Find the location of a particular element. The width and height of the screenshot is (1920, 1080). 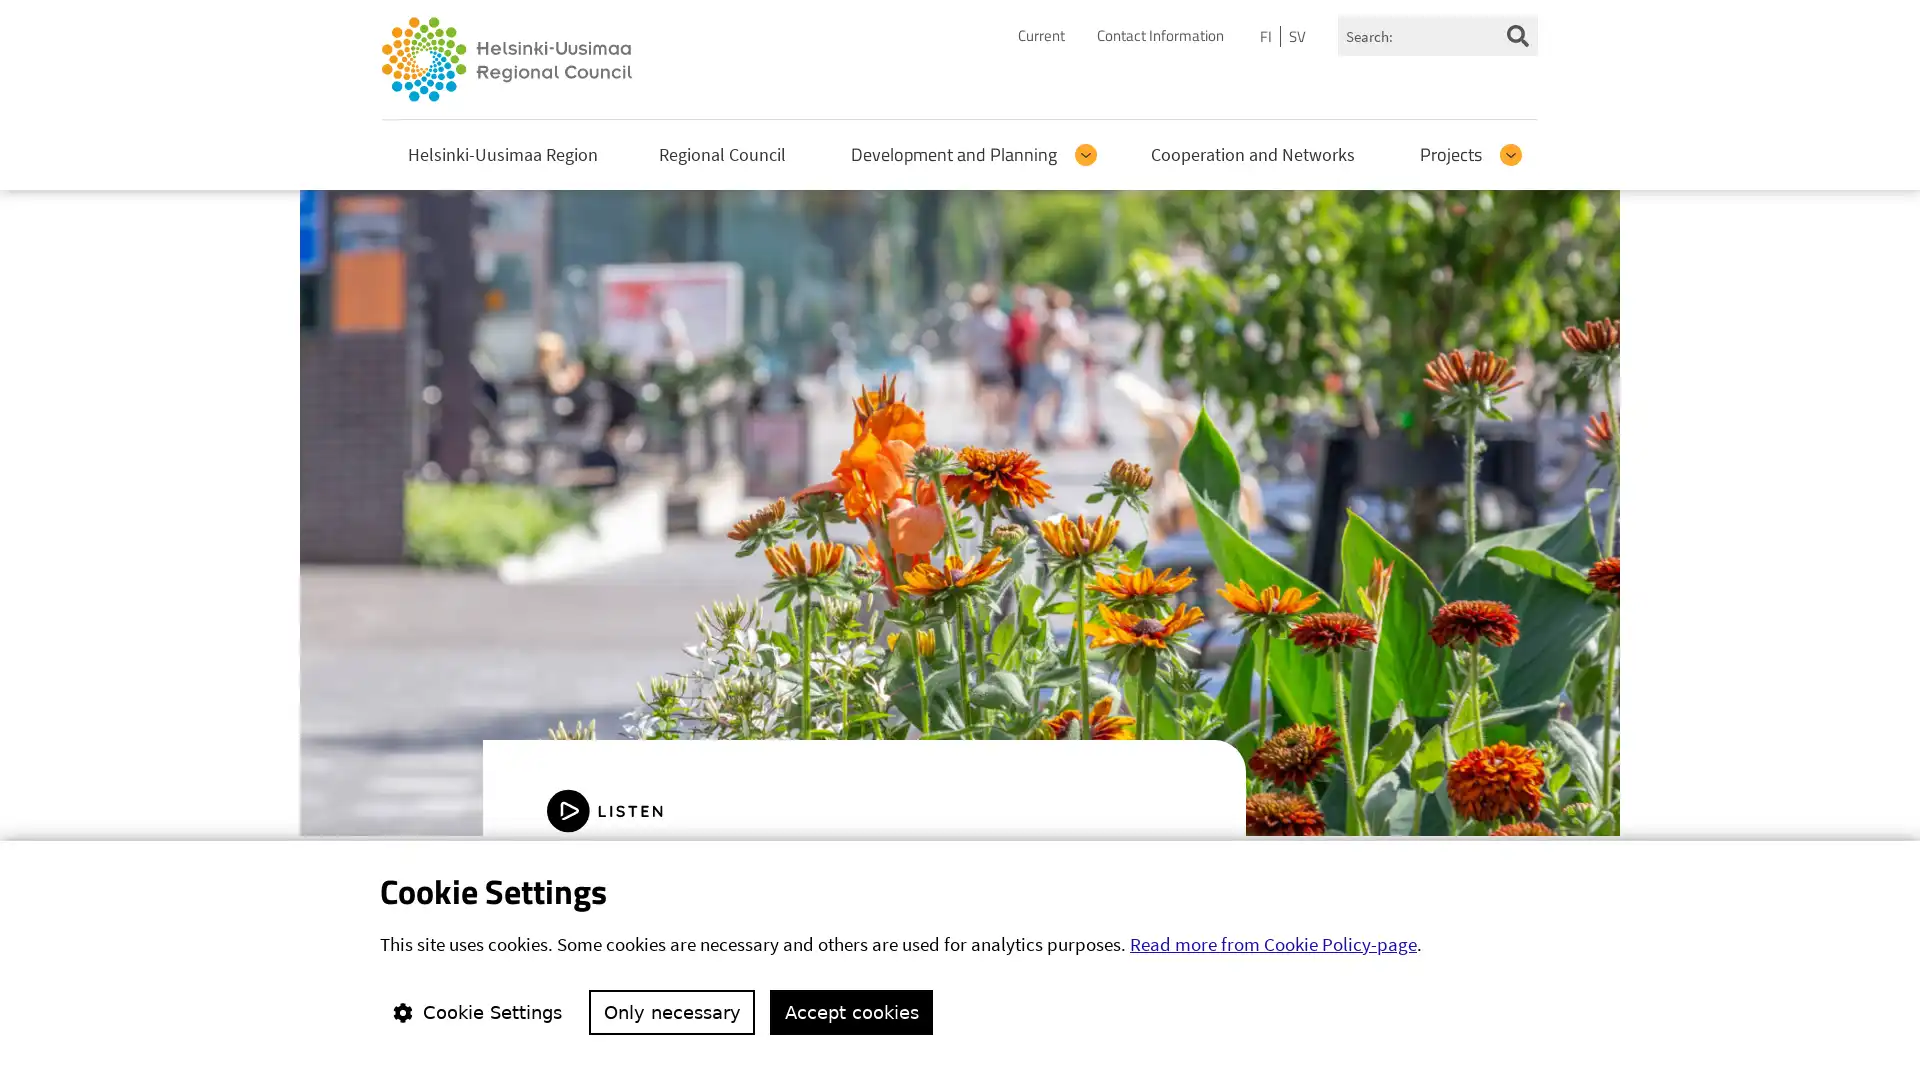

Cookie Settings is located at coordinates (475, 1012).